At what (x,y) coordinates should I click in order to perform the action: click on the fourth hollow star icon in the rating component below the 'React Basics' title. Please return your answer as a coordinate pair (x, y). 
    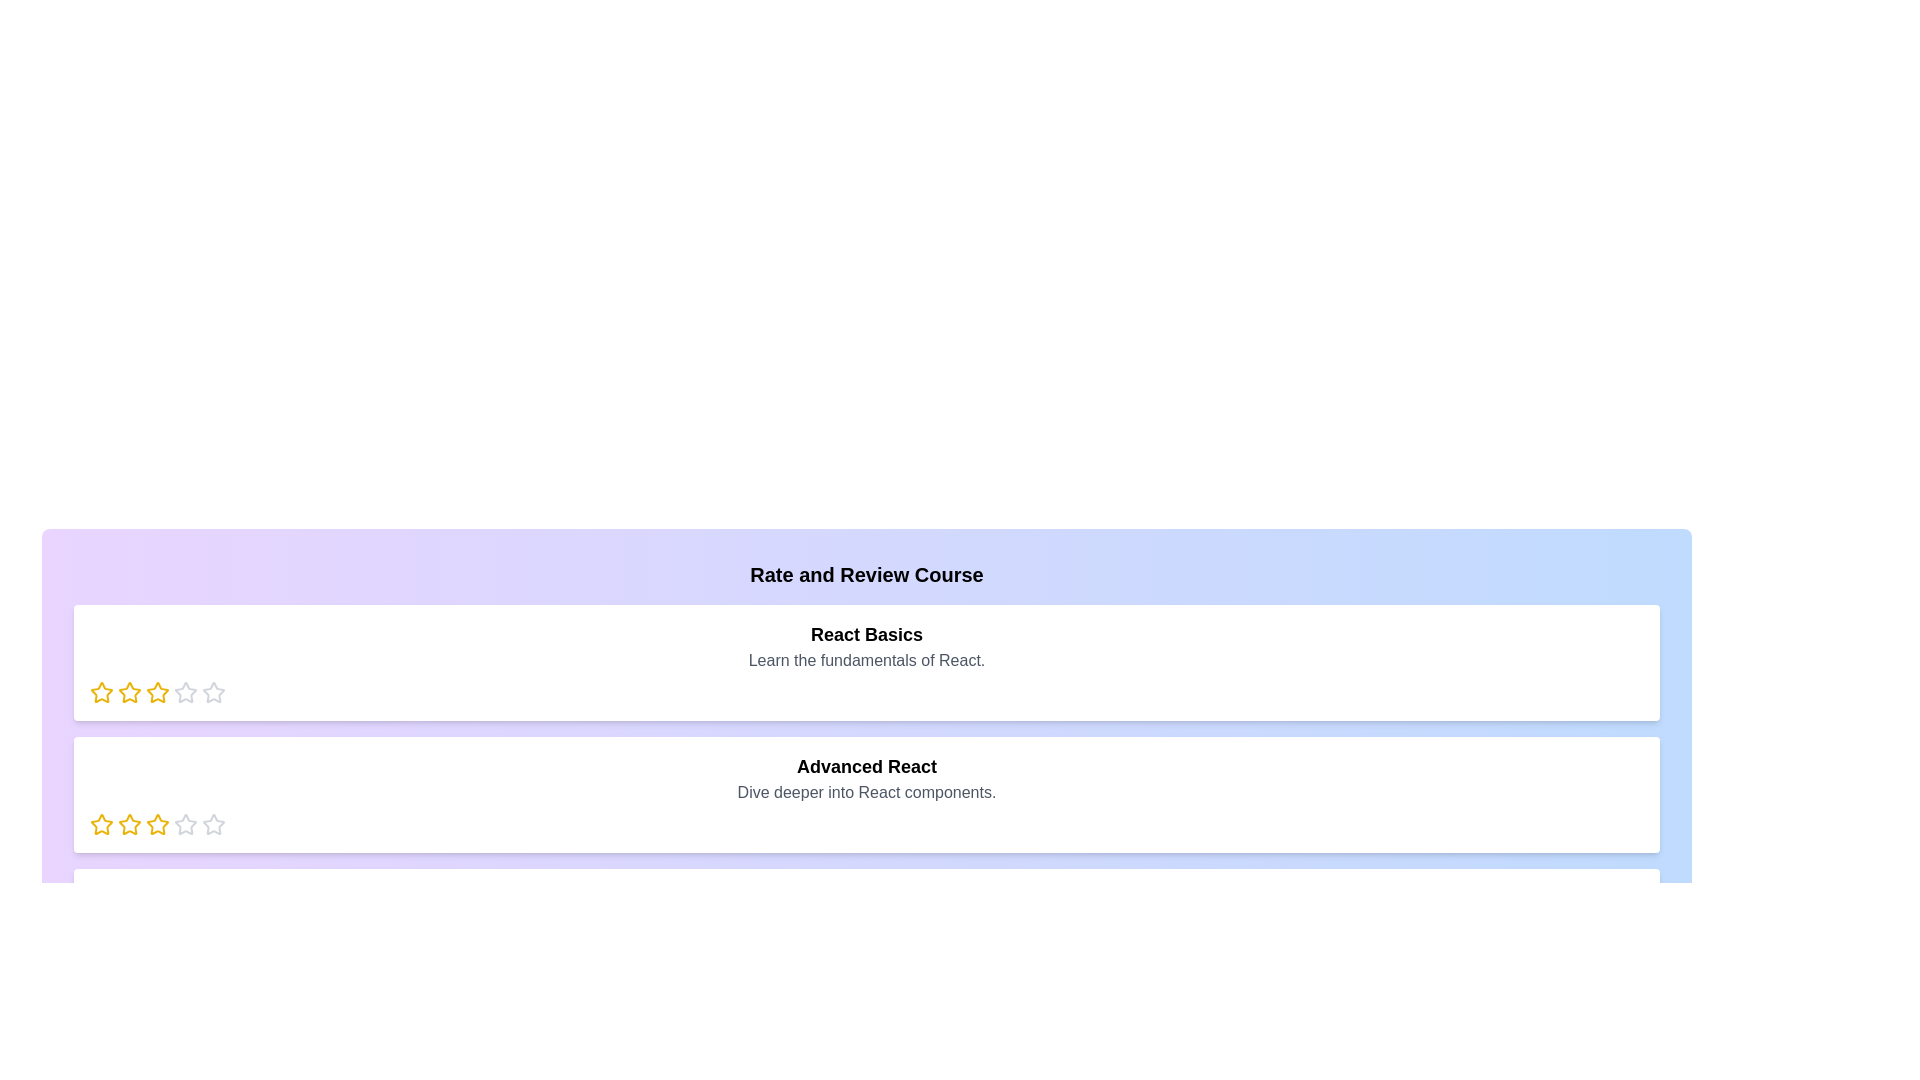
    Looking at the image, I should click on (214, 691).